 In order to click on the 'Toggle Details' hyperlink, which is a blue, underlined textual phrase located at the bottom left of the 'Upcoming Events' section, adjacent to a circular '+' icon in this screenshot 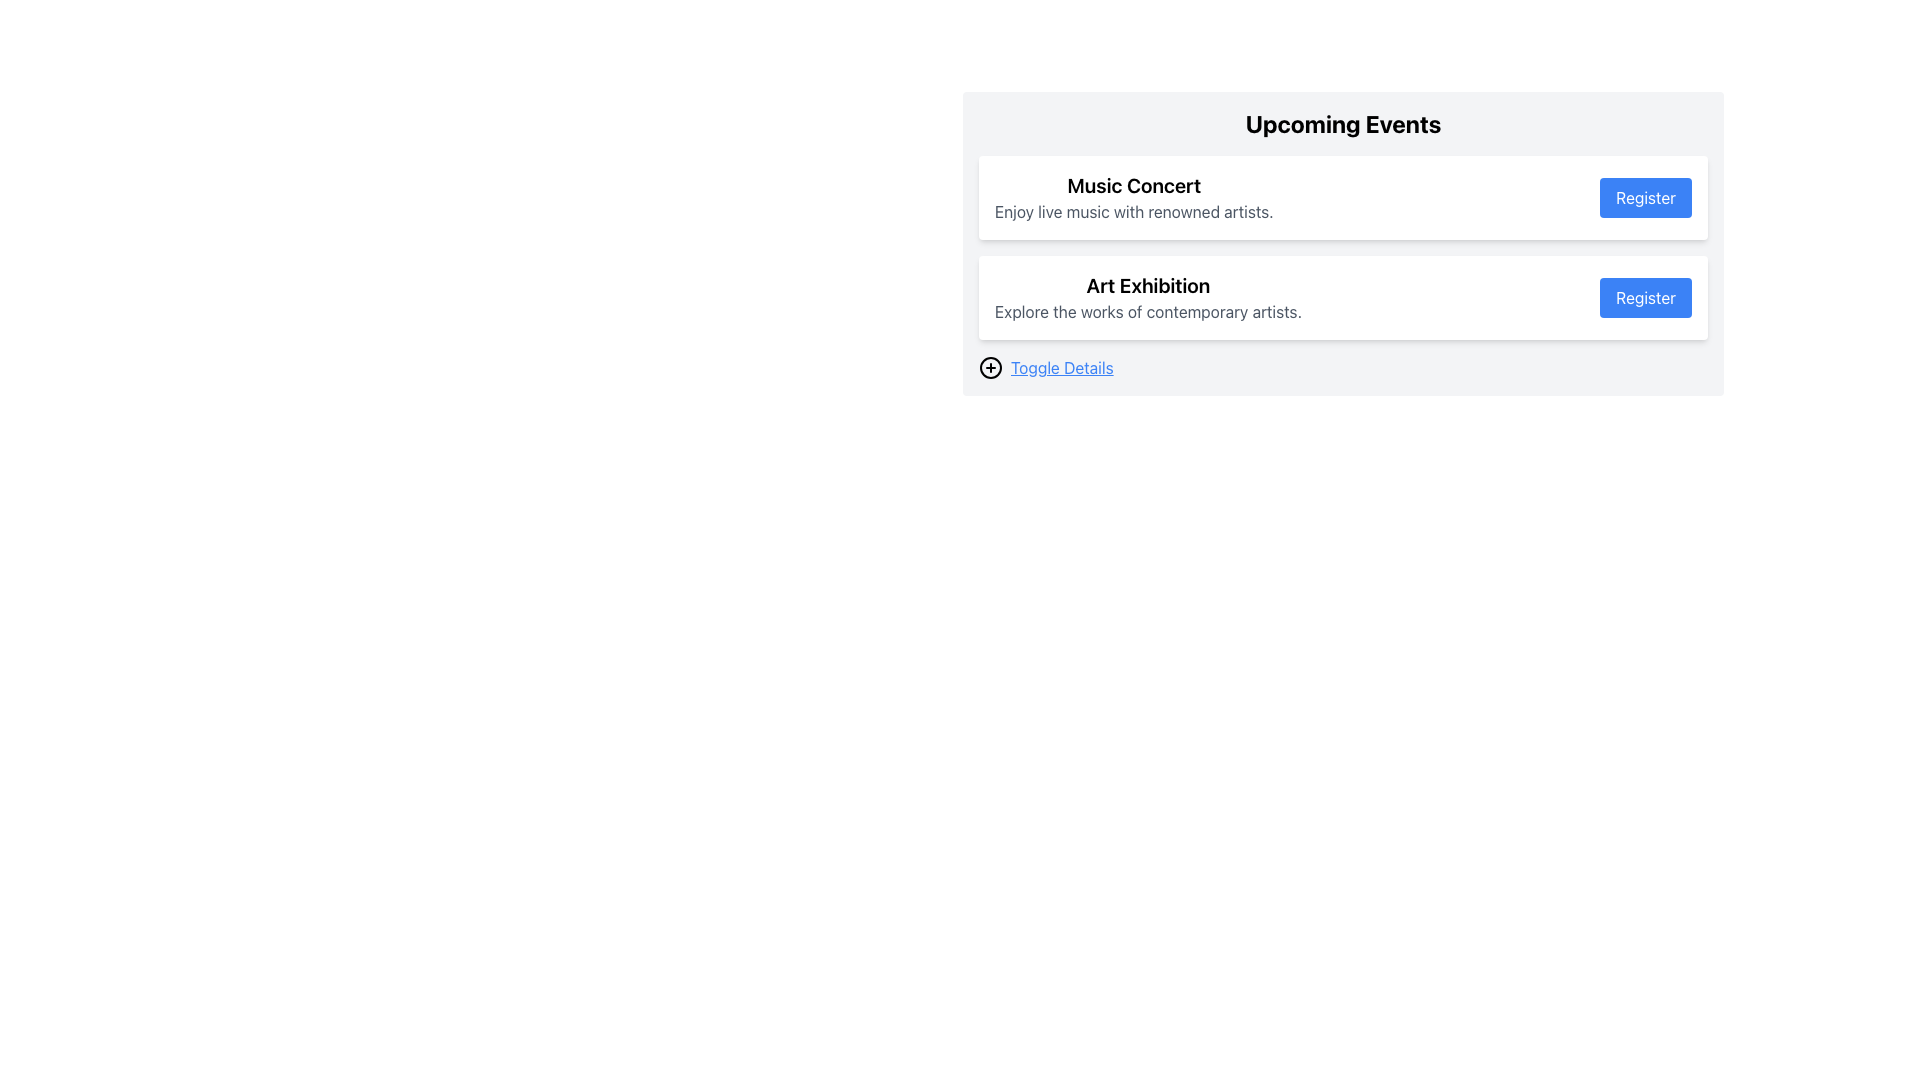, I will do `click(1061, 367)`.